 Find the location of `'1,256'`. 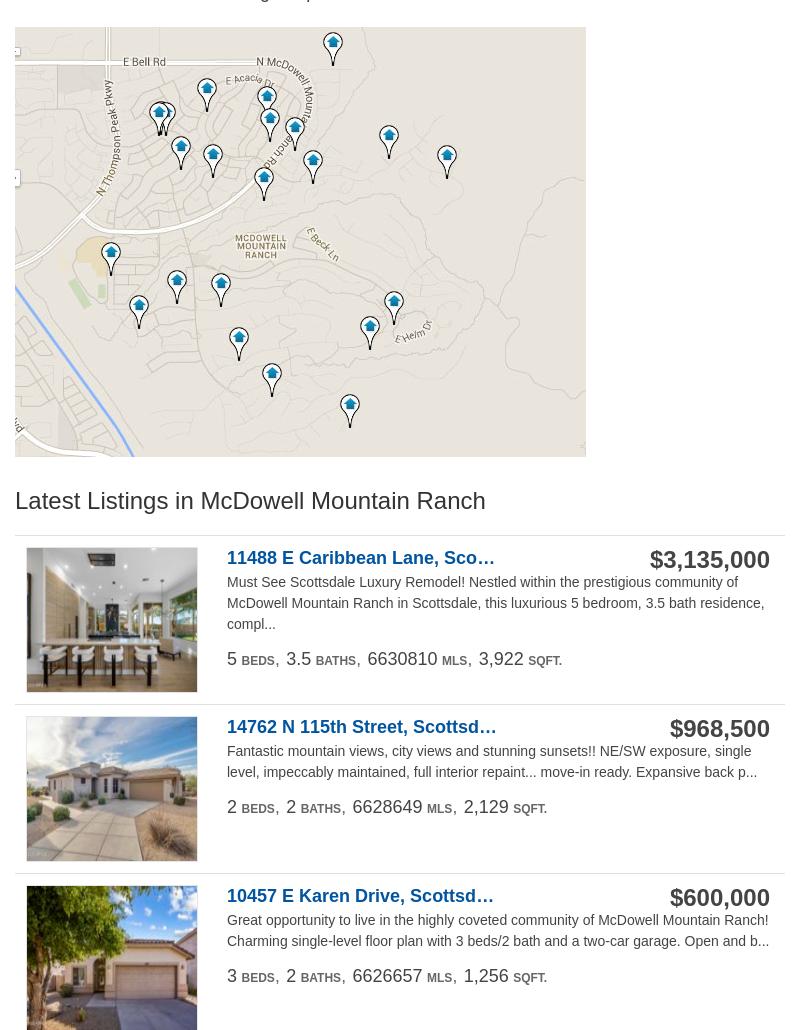

'1,256' is located at coordinates (485, 973).